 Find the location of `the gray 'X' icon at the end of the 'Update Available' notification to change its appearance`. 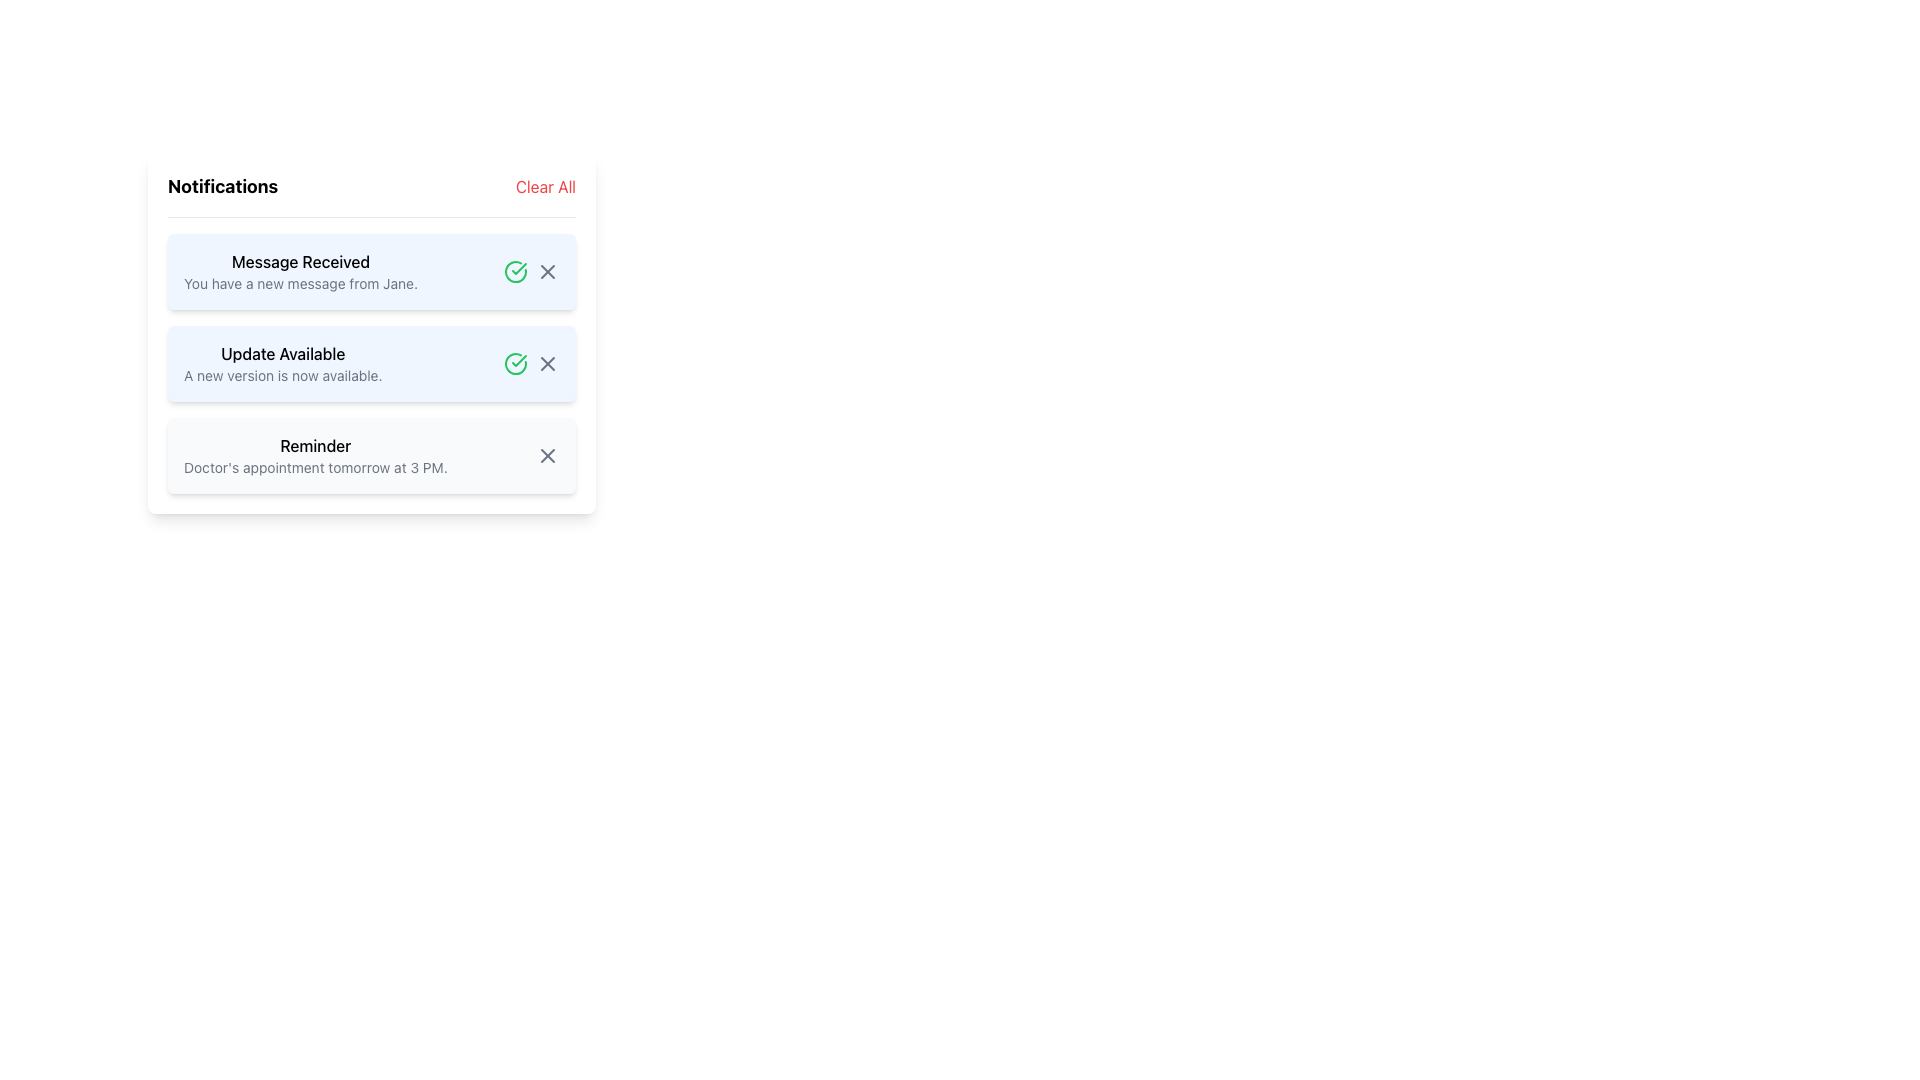

the gray 'X' icon at the end of the 'Update Available' notification to change its appearance is located at coordinates (547, 363).